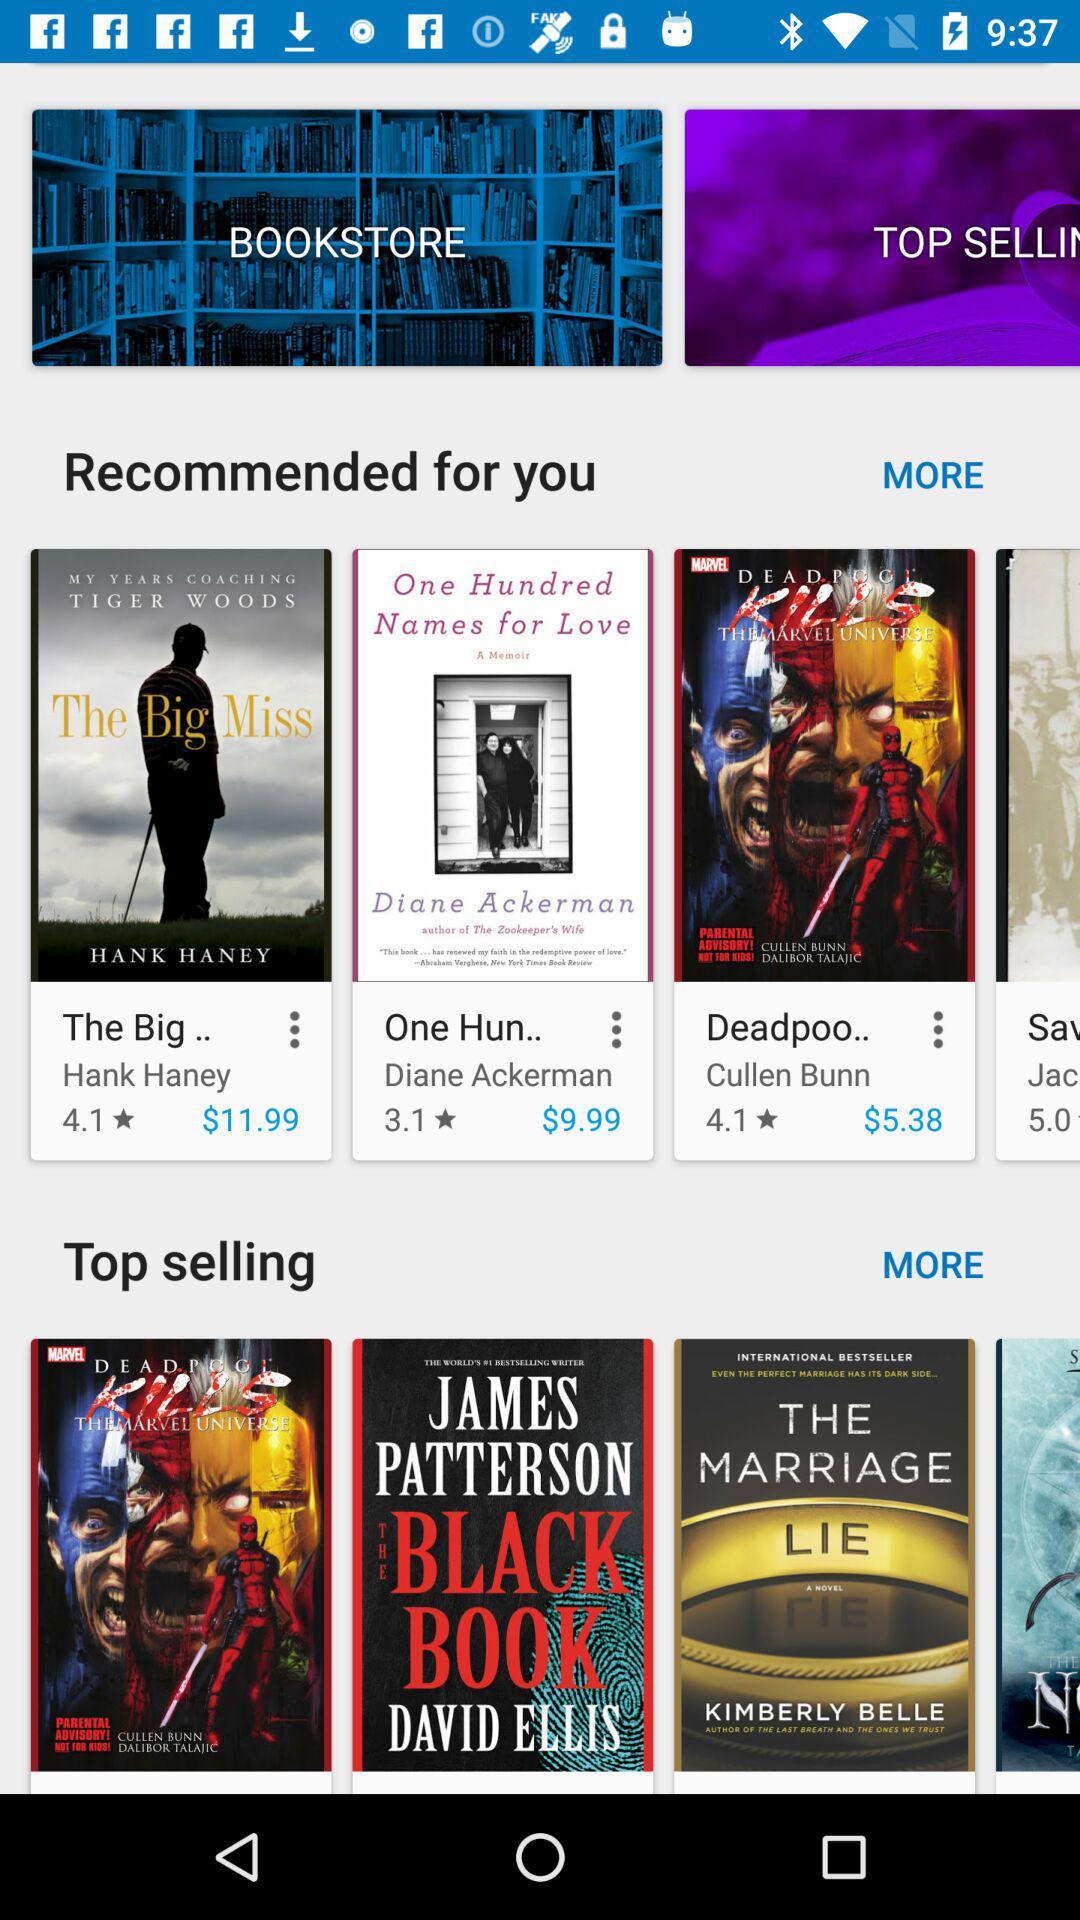 This screenshot has height=1920, width=1080. What do you see at coordinates (181, 854) in the screenshot?
I see `the first image under recommended for you` at bounding box center [181, 854].